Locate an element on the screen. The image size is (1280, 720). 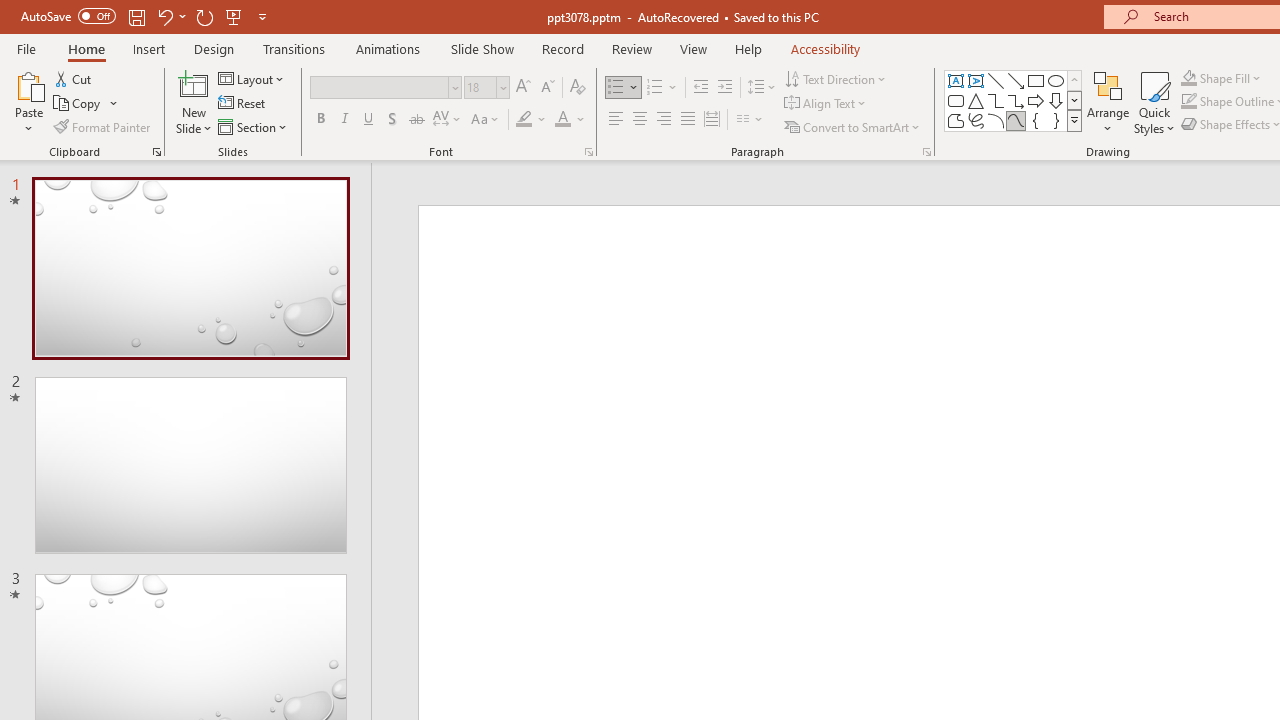
'Strikethrough' is located at coordinates (415, 119).